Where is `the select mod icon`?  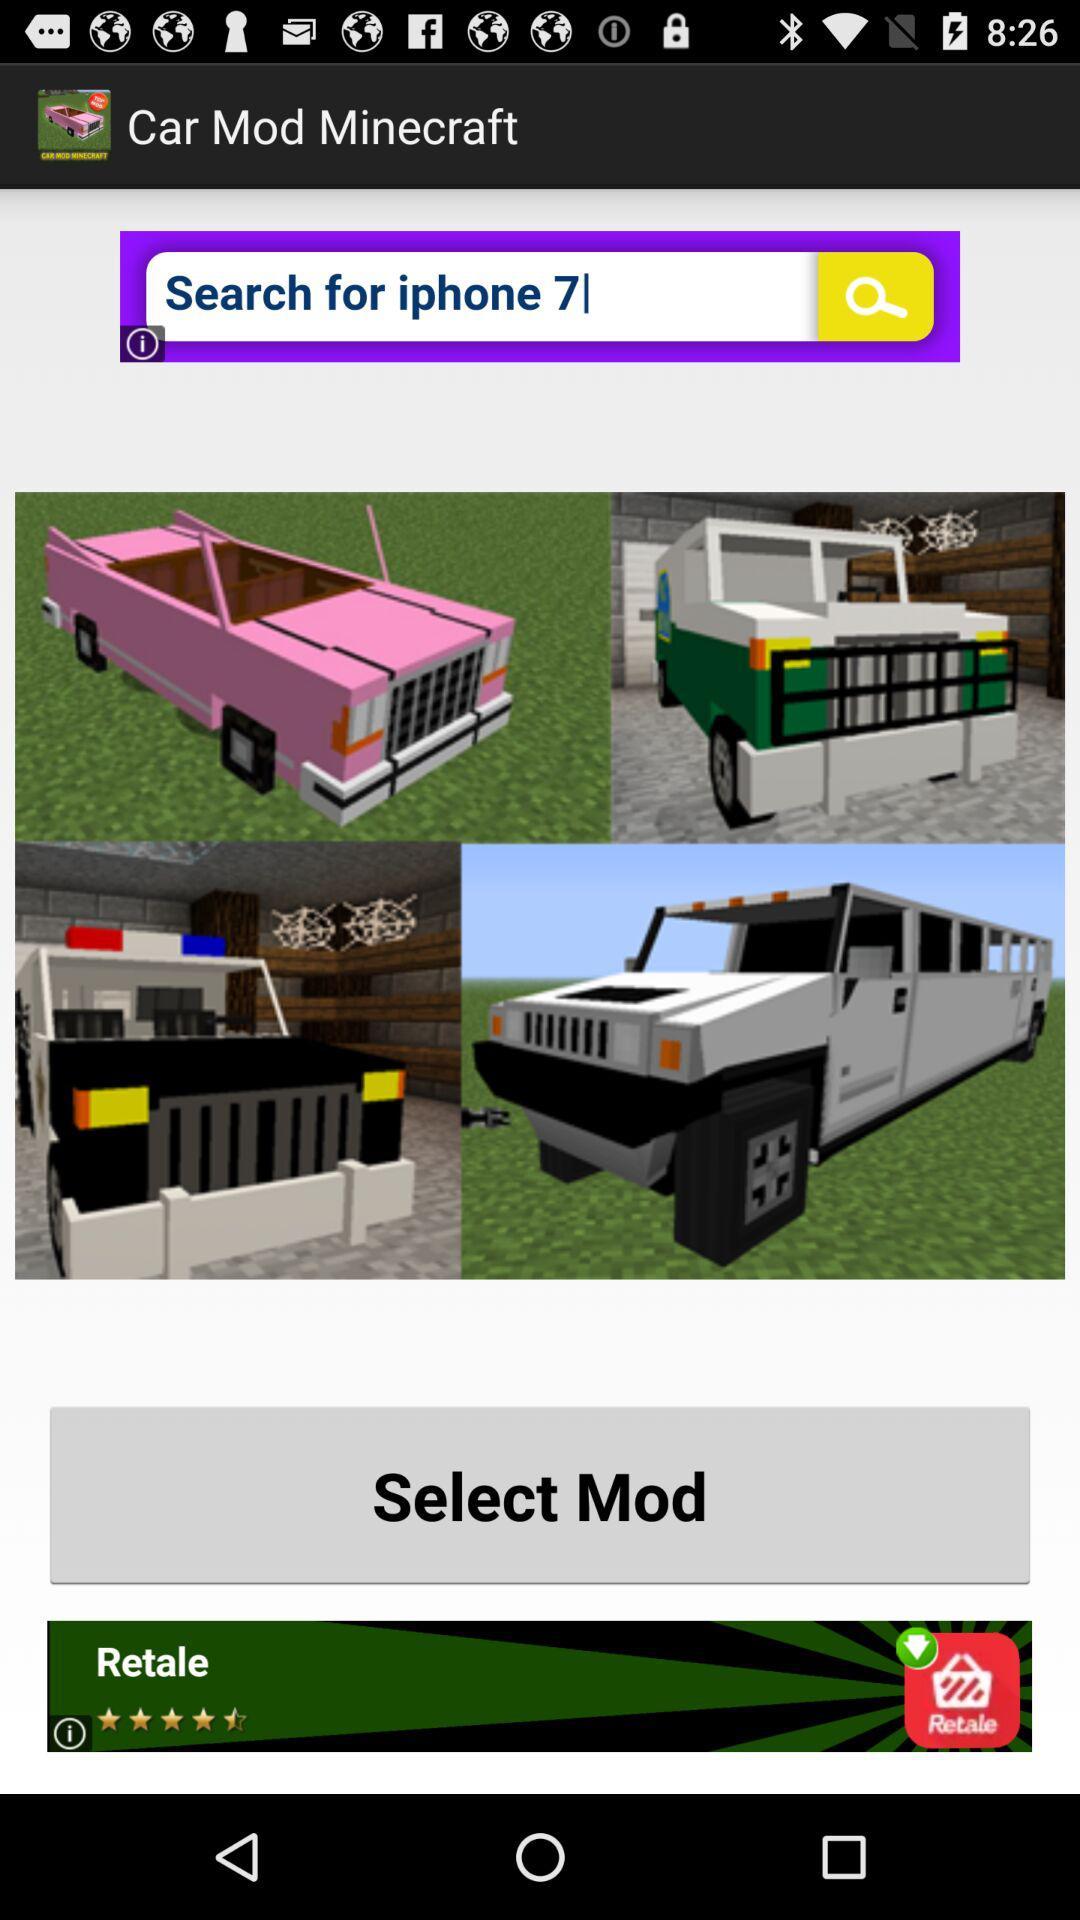 the select mod icon is located at coordinates (540, 1495).